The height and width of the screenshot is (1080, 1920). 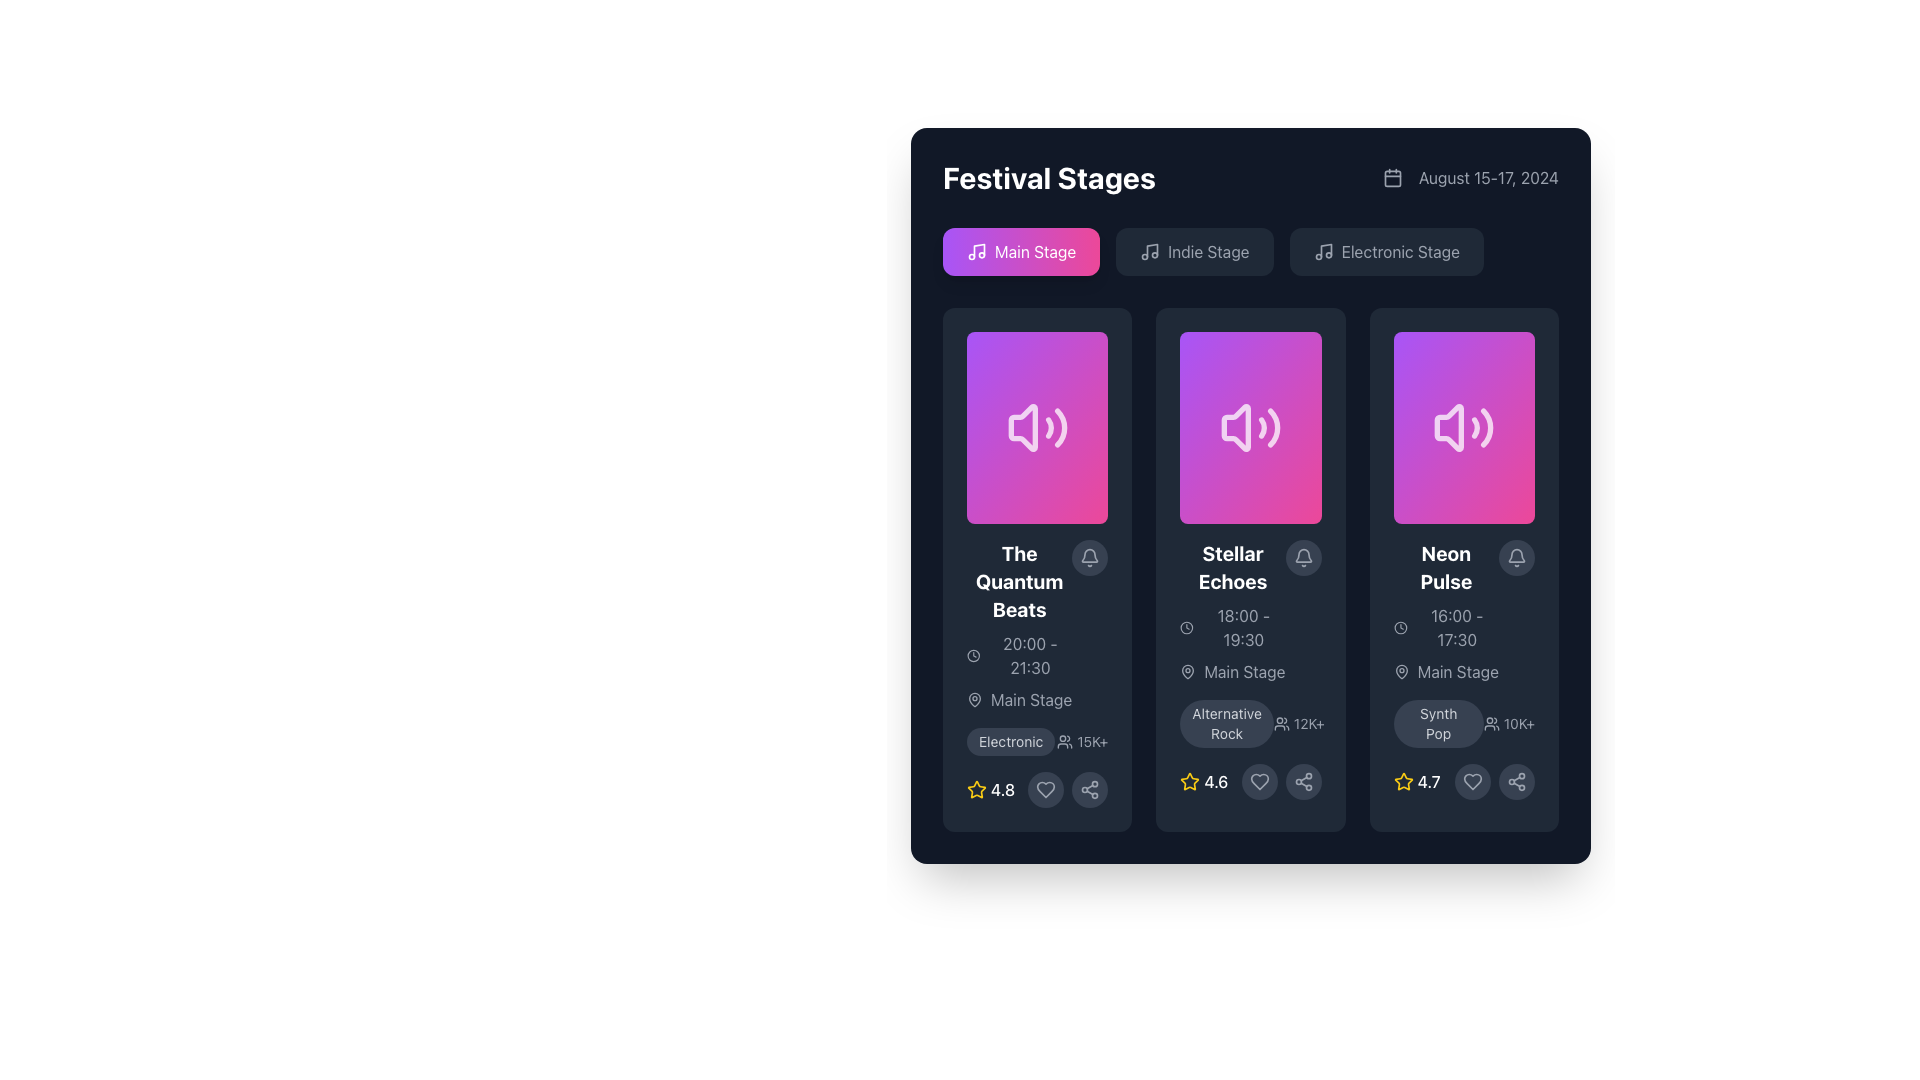 I want to click on the numerical rating value '4.7' displayed in the Rating Indicator, which is a small text label with a yellow star icon to its left, located at the bottom section of the 'Neon Pulse' card, so click(x=1416, y=781).